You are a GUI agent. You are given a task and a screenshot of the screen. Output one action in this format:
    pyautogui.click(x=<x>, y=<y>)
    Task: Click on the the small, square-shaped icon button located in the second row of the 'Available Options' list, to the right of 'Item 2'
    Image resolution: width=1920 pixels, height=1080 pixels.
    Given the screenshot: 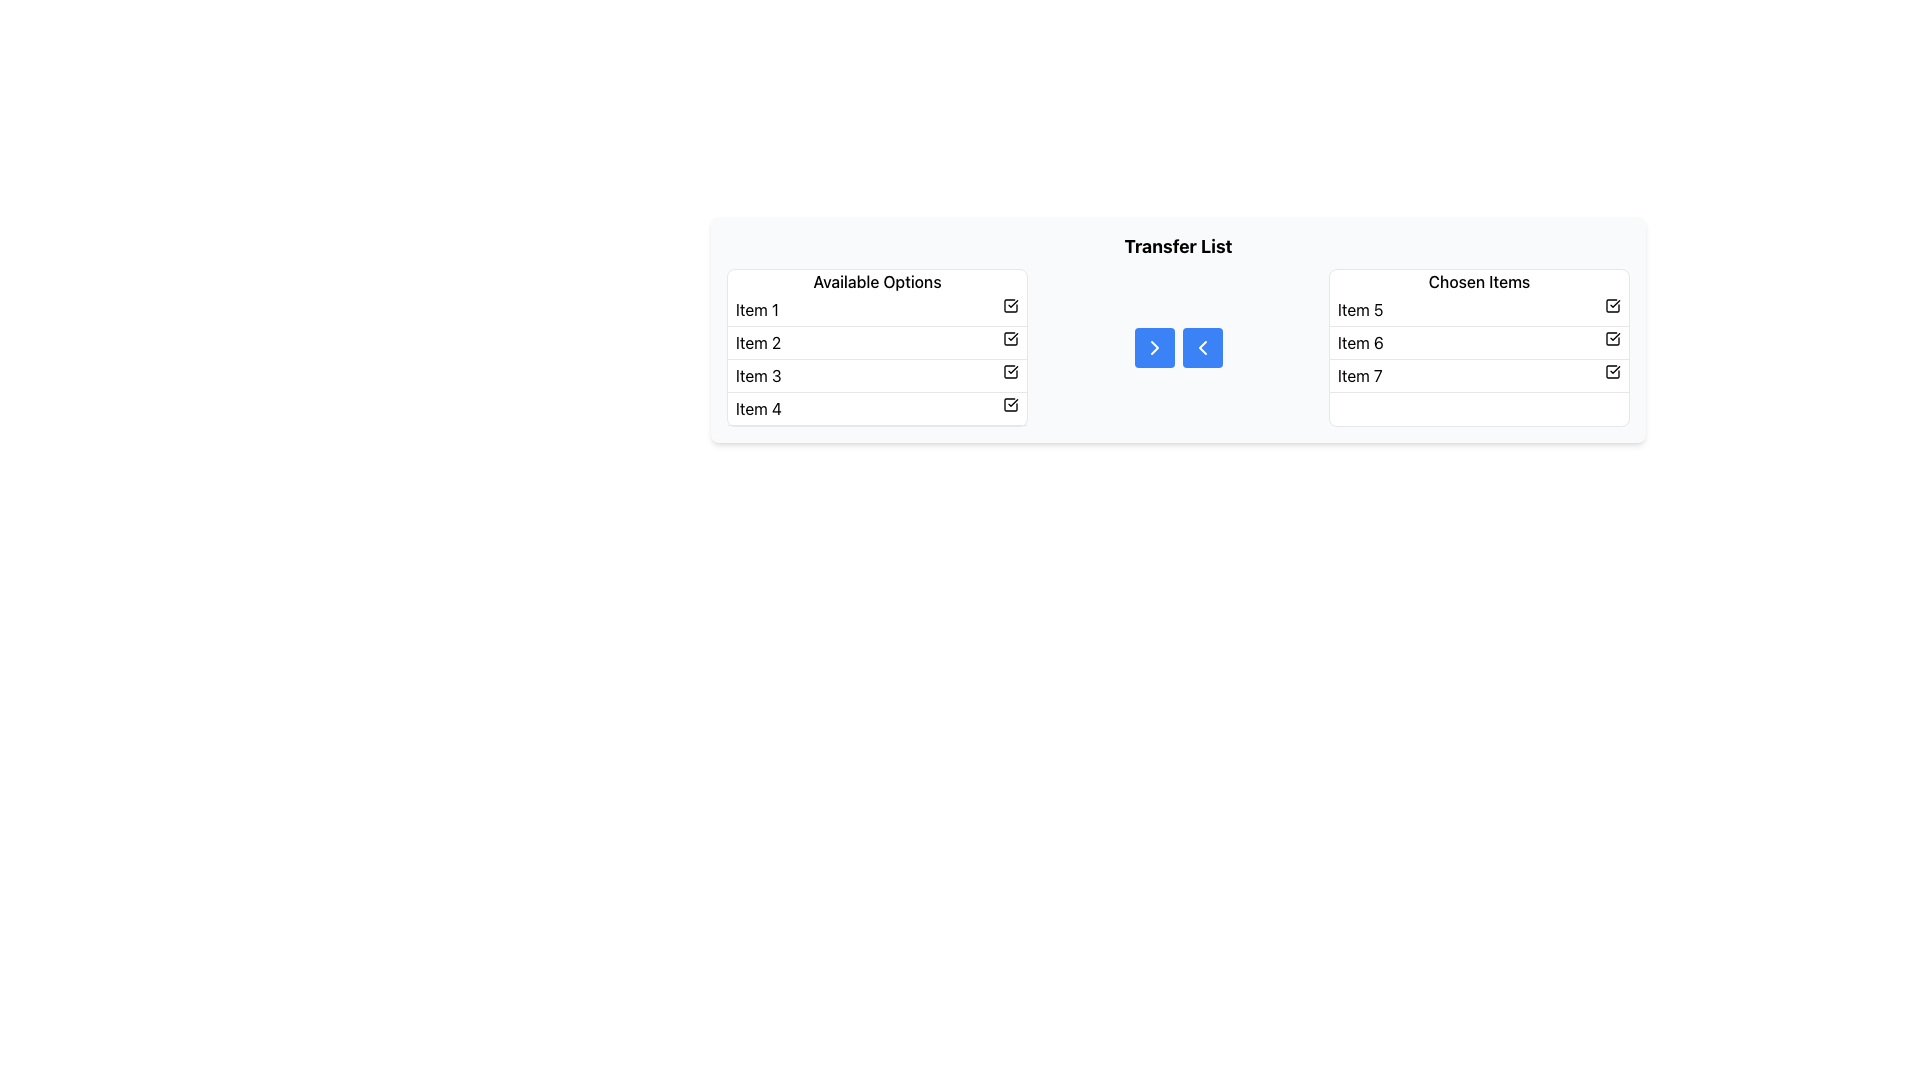 What is the action you would take?
    pyautogui.click(x=1011, y=338)
    